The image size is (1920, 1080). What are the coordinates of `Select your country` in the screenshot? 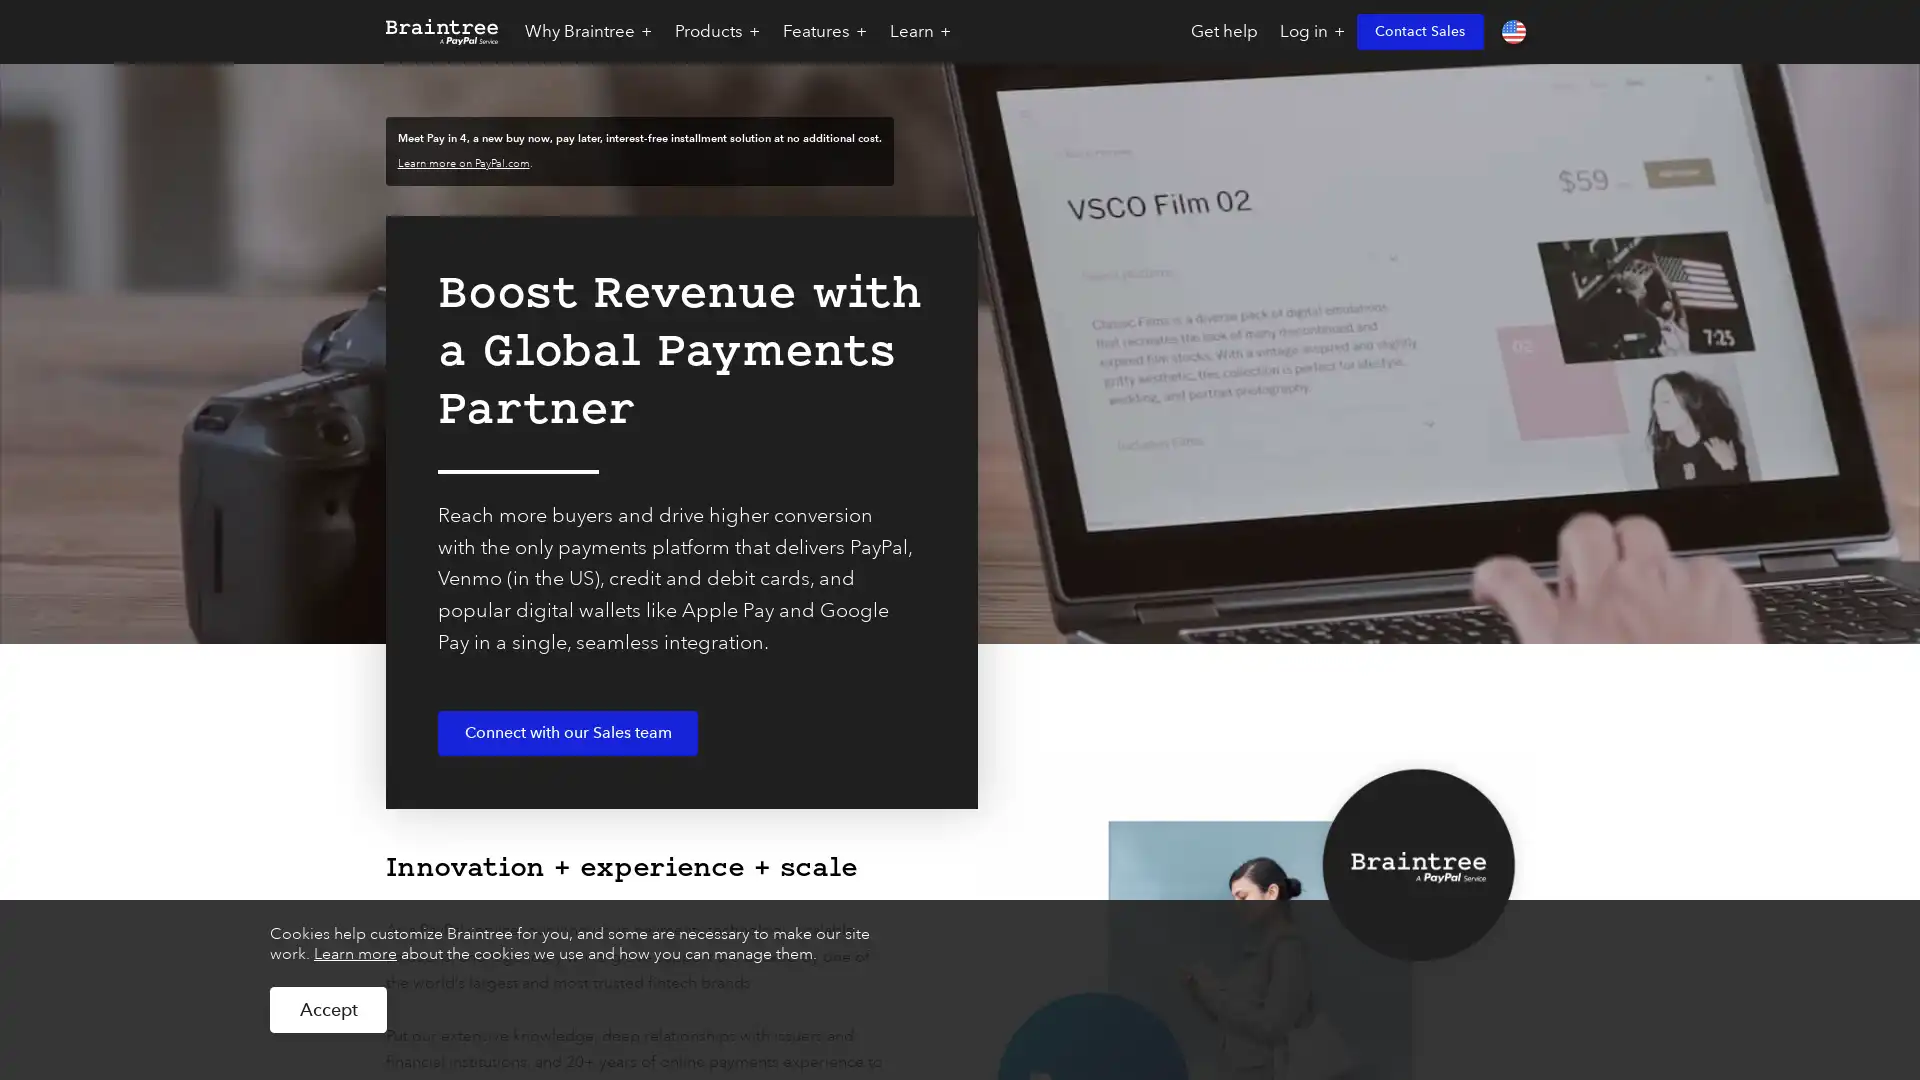 It's located at (1513, 31).